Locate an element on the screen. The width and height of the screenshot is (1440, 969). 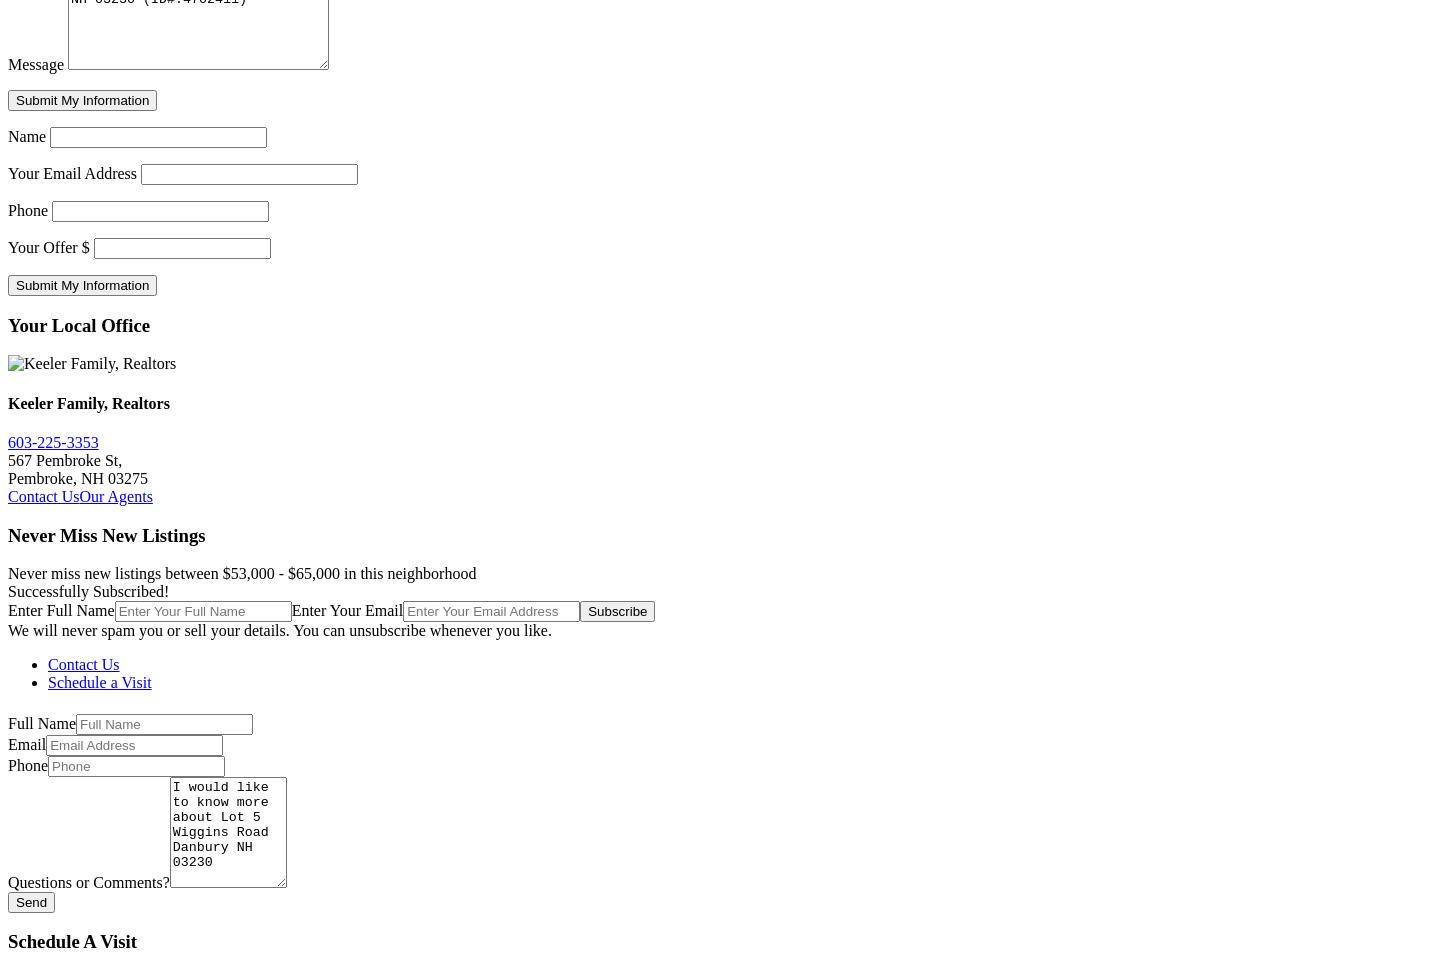
'Our Agents' is located at coordinates (79, 494).